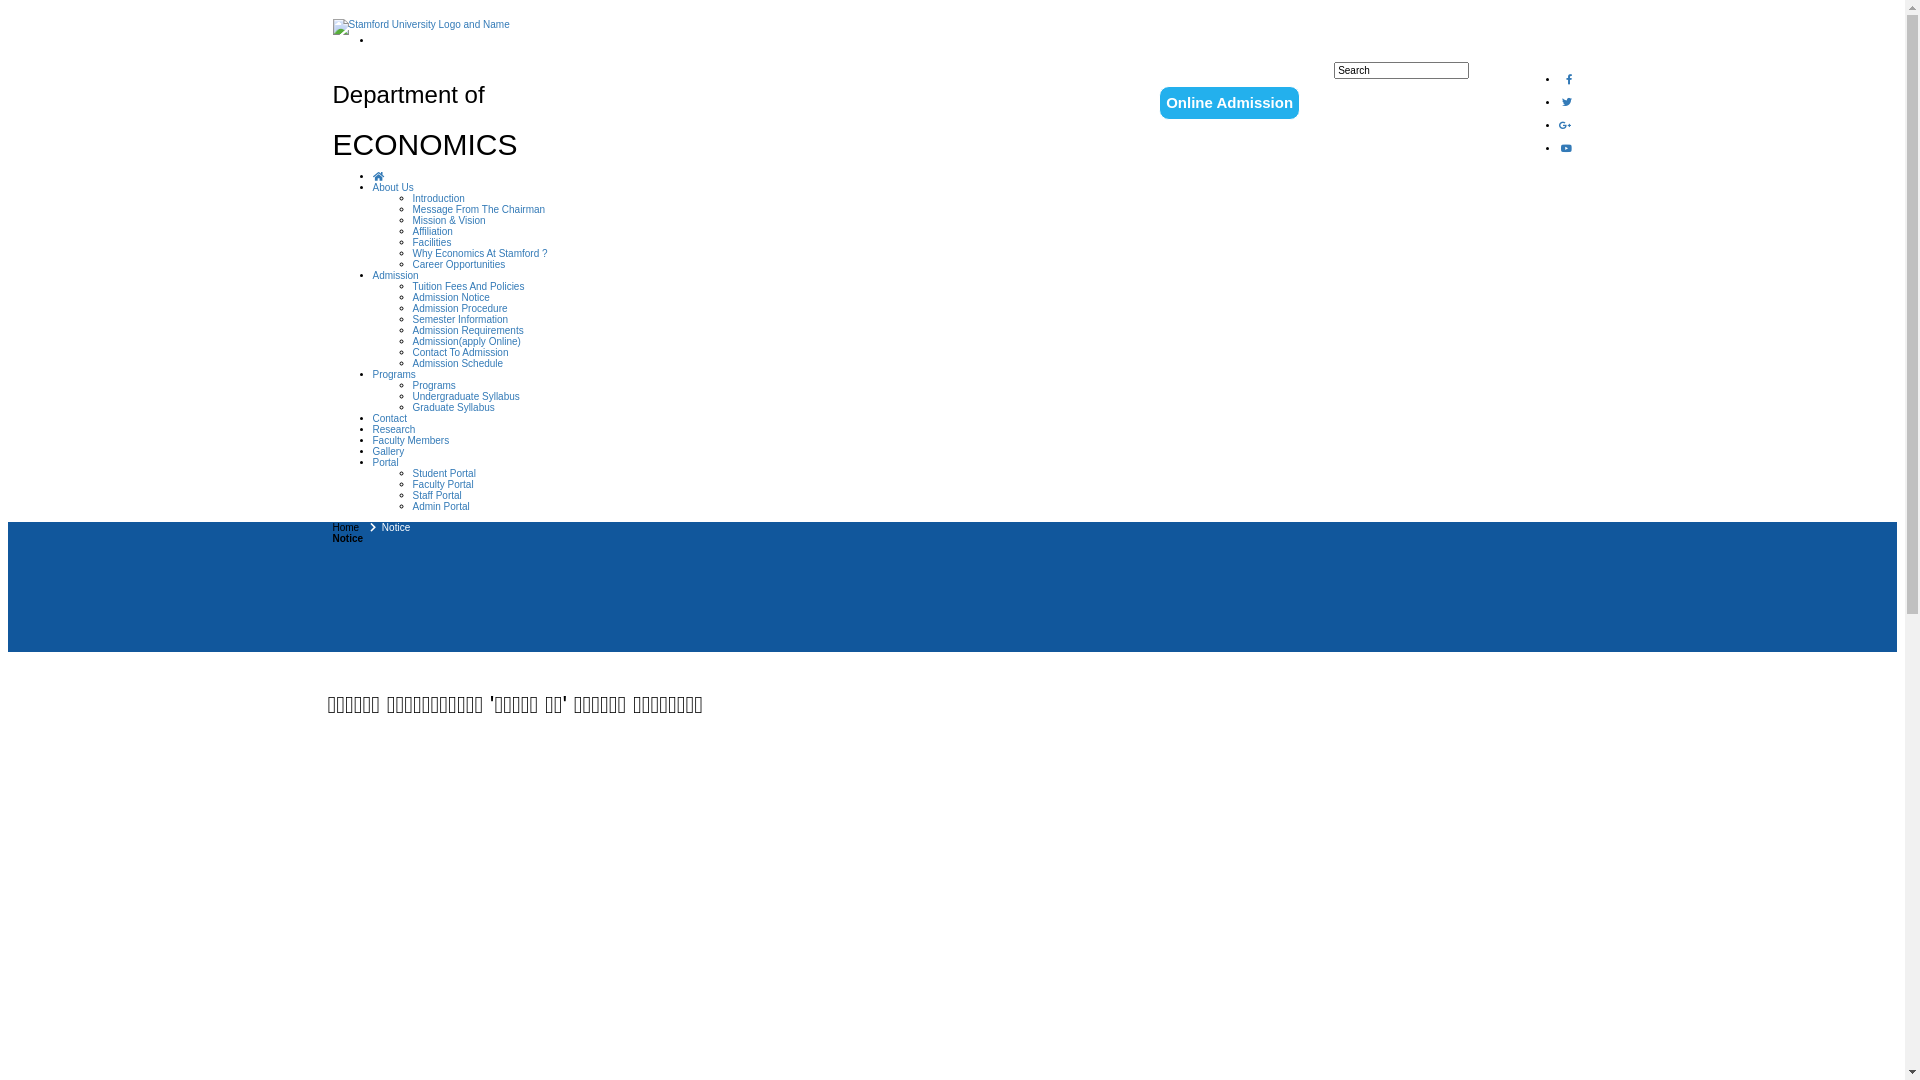  What do you see at coordinates (372, 374) in the screenshot?
I see `'Programs'` at bounding box center [372, 374].